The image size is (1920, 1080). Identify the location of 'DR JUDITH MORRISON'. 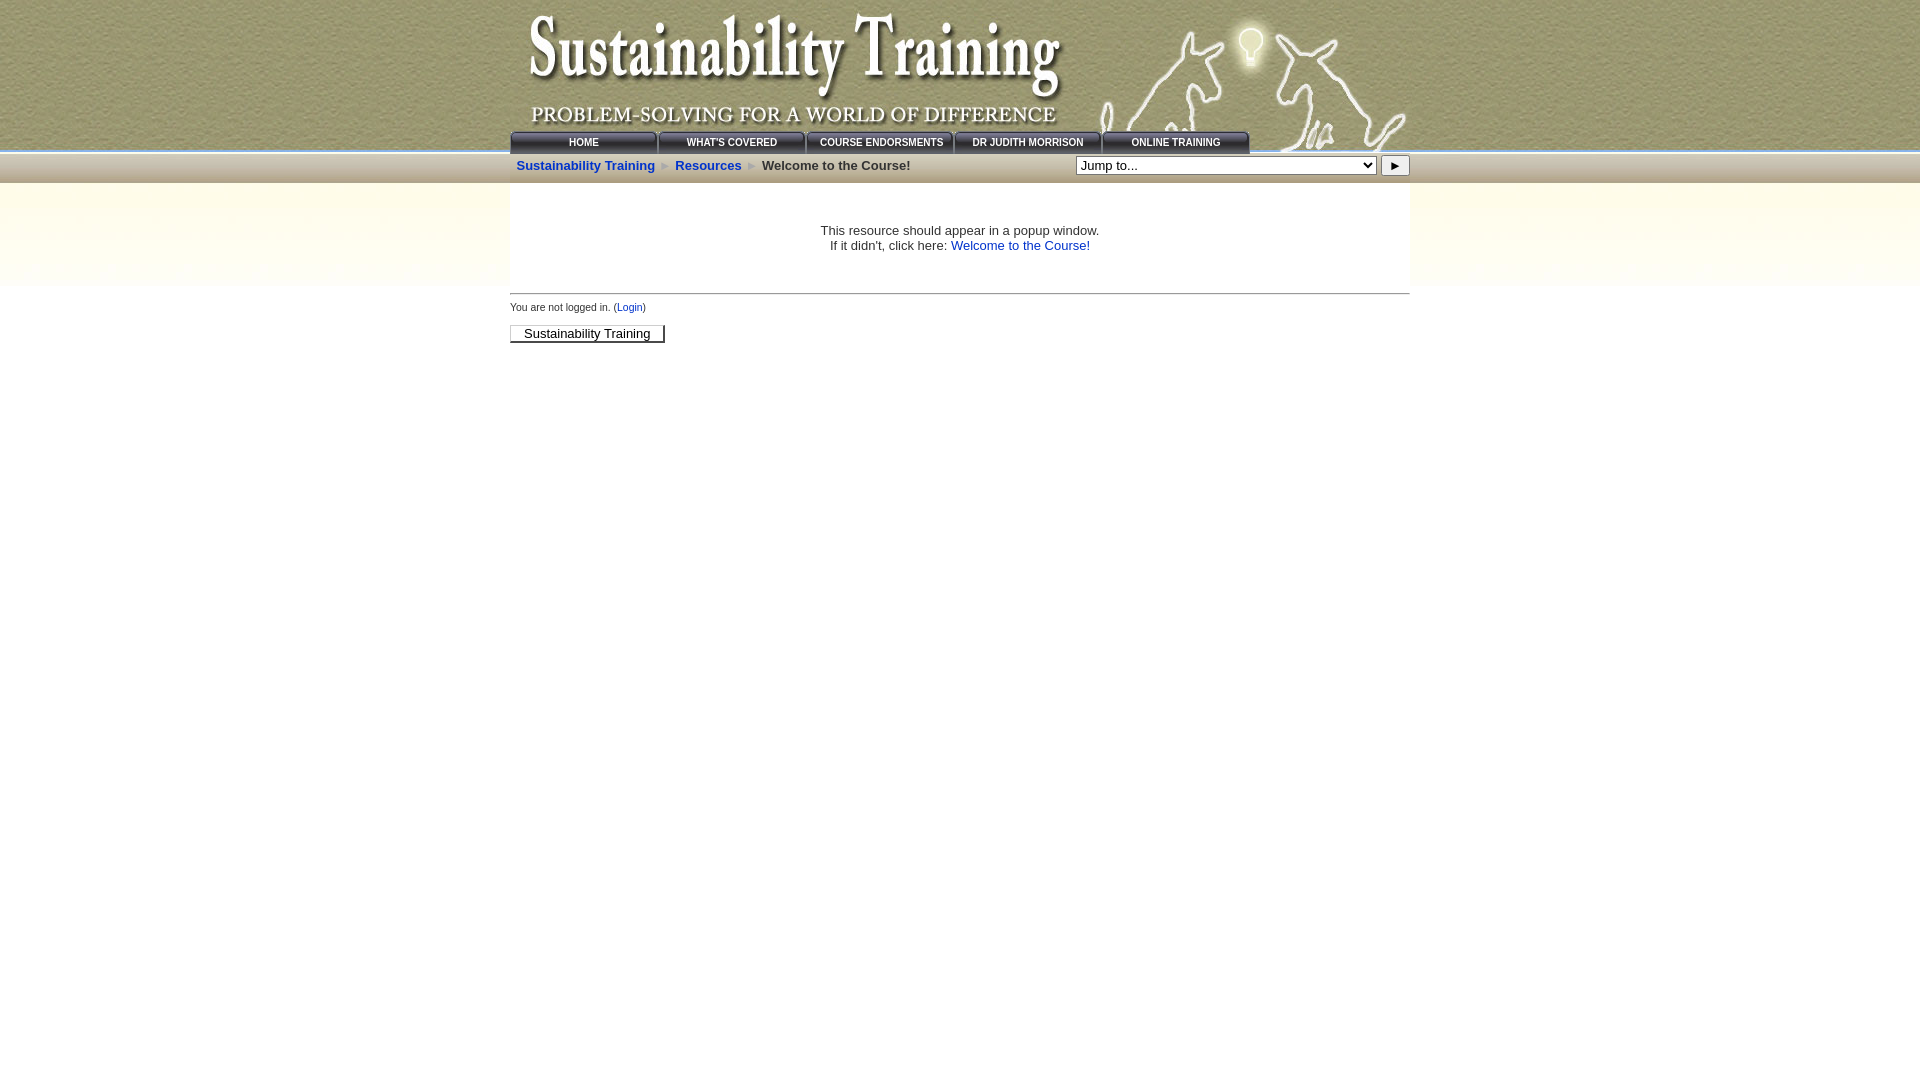
(1027, 141).